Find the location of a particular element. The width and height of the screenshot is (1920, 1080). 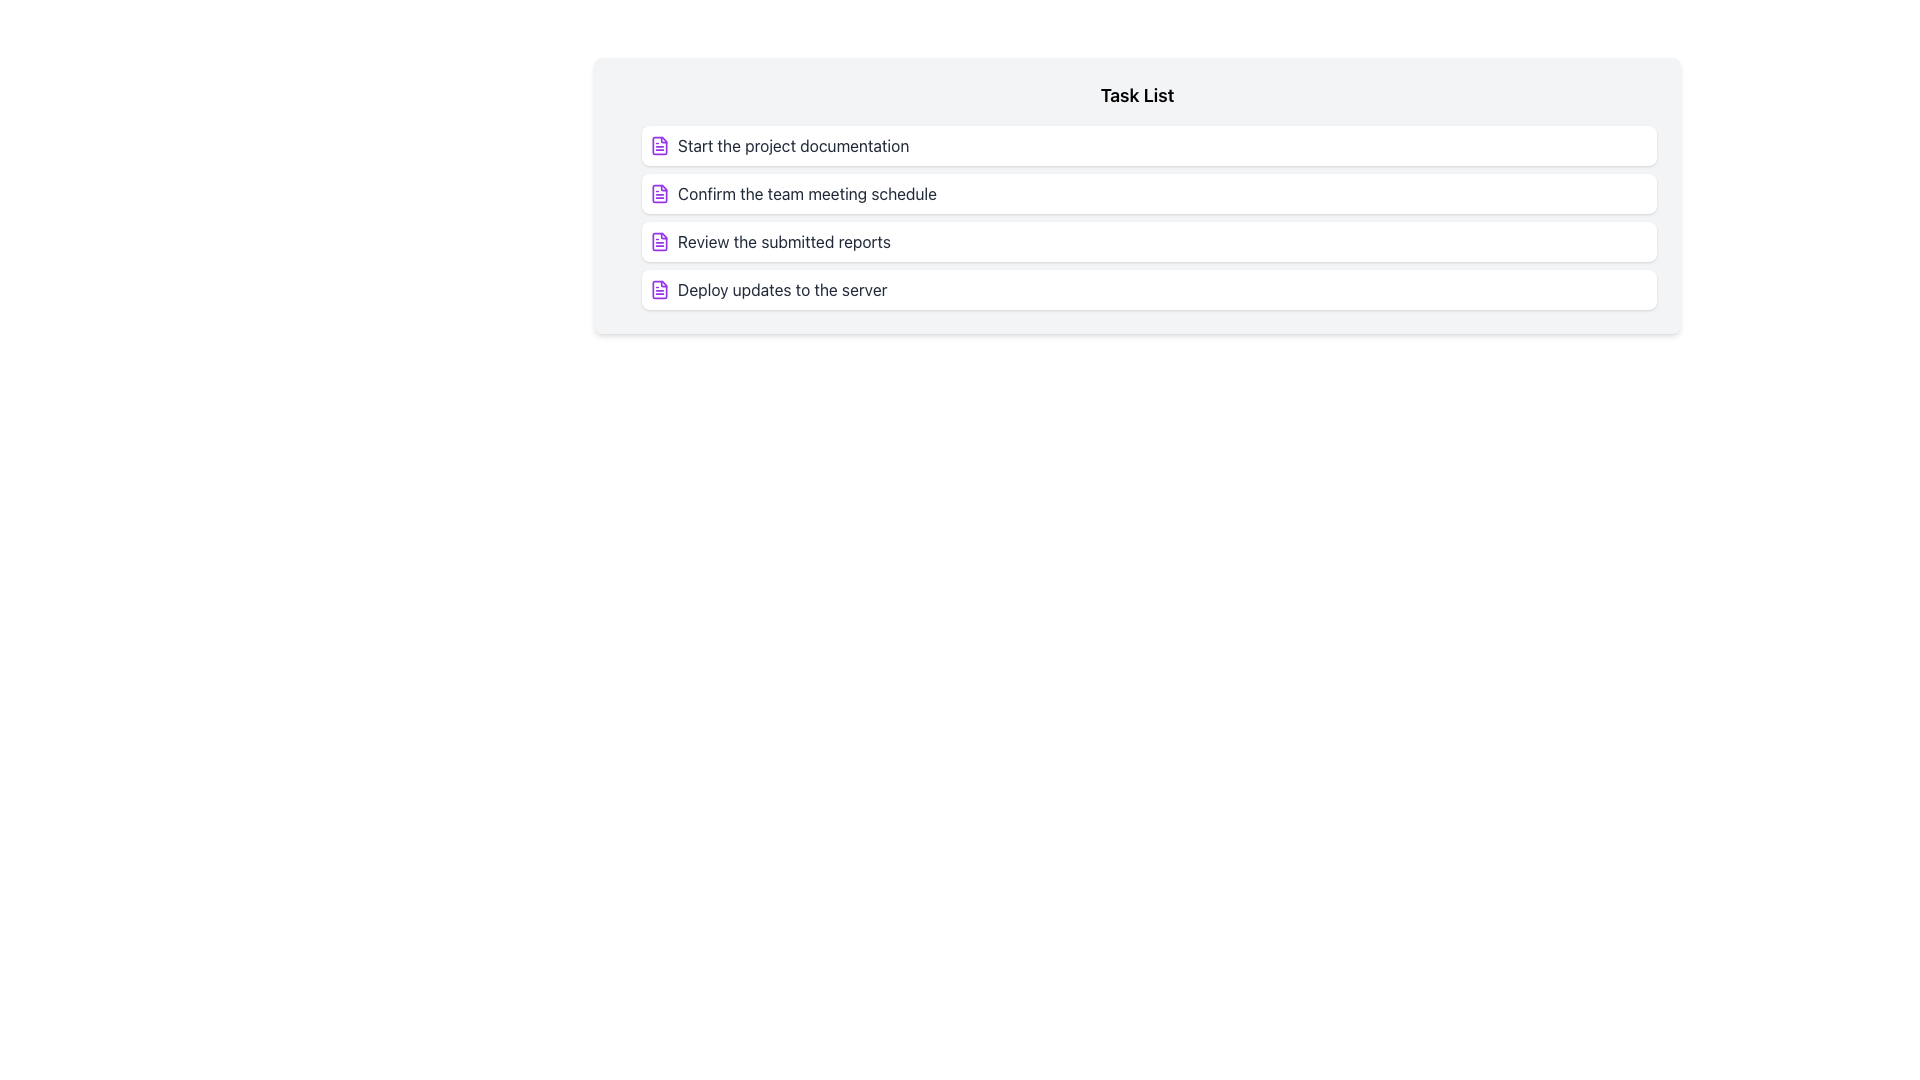

the icon representing the action related to the document, positioned inside the first list item of the 'Task List', to the left of the text 'Start the project documentation' is located at coordinates (660, 145).